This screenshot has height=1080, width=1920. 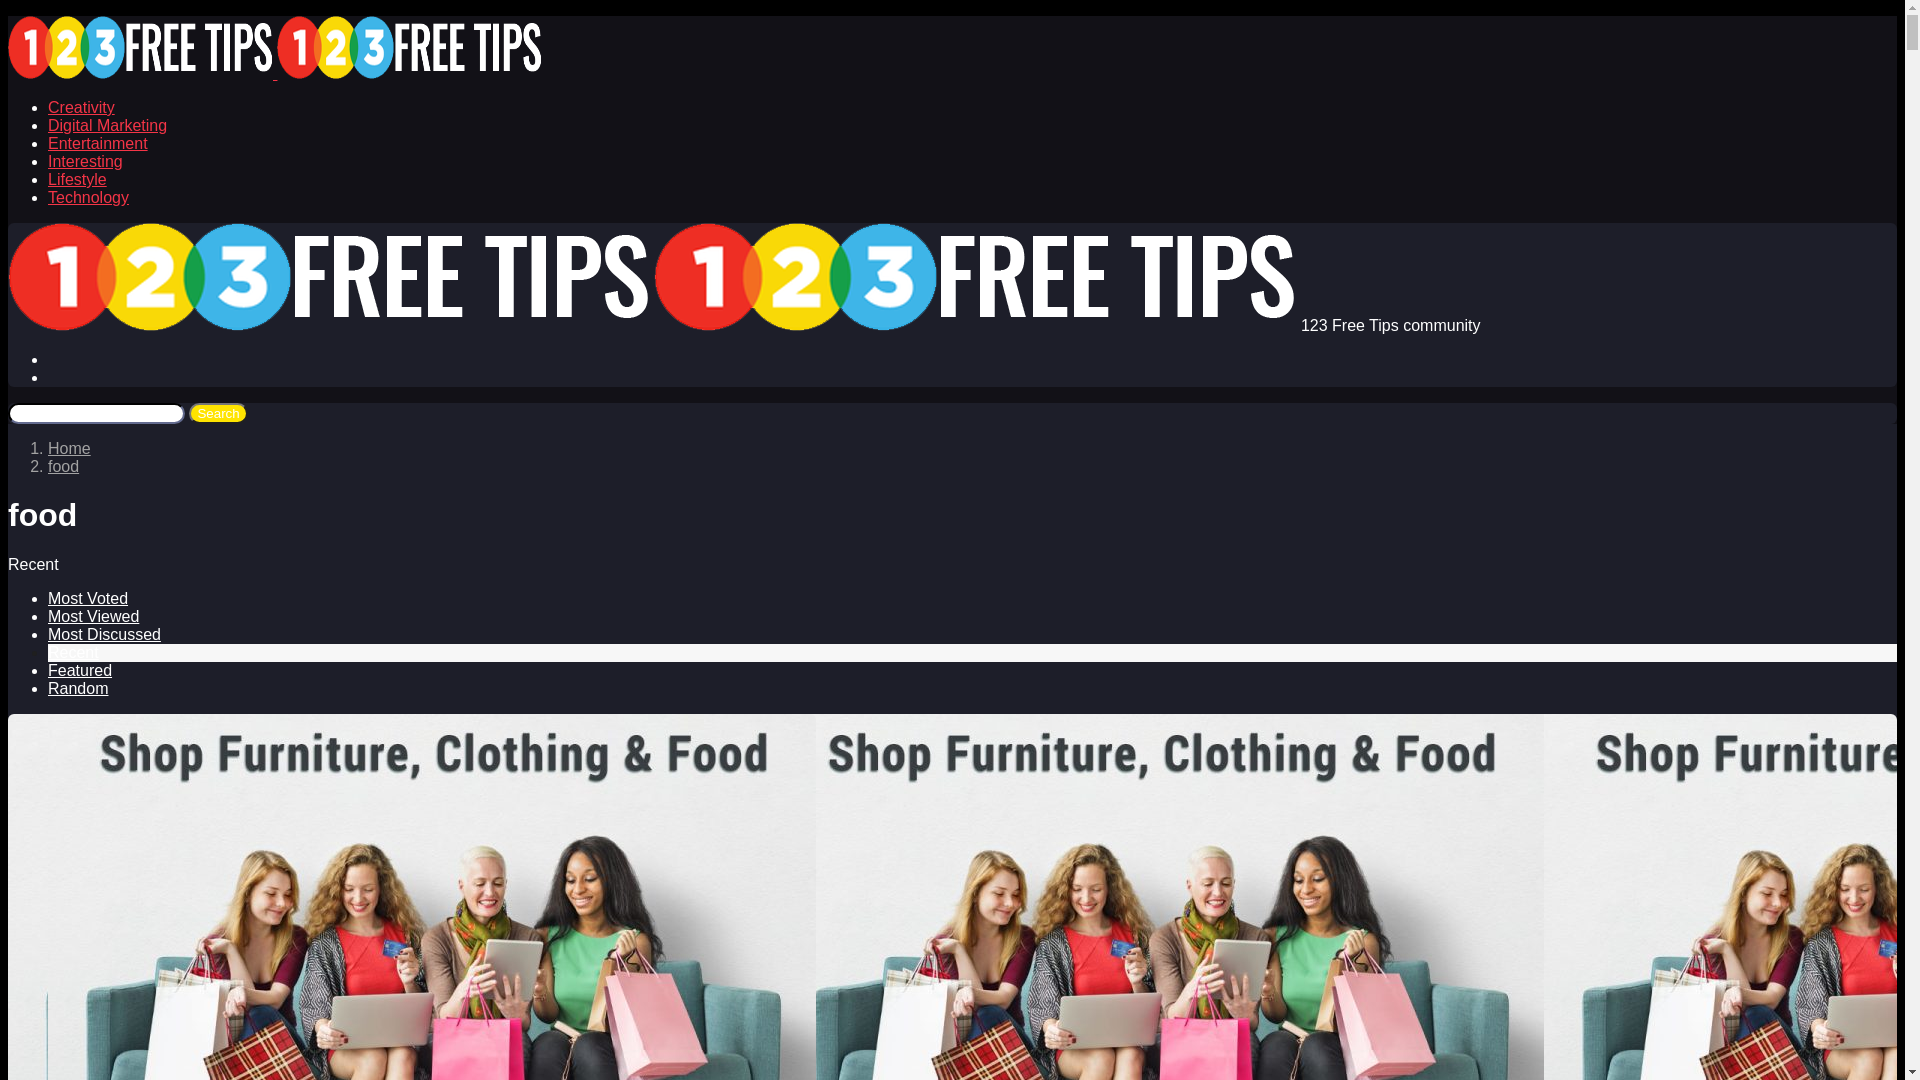 I want to click on 'Lifestyle', so click(x=77, y=178).